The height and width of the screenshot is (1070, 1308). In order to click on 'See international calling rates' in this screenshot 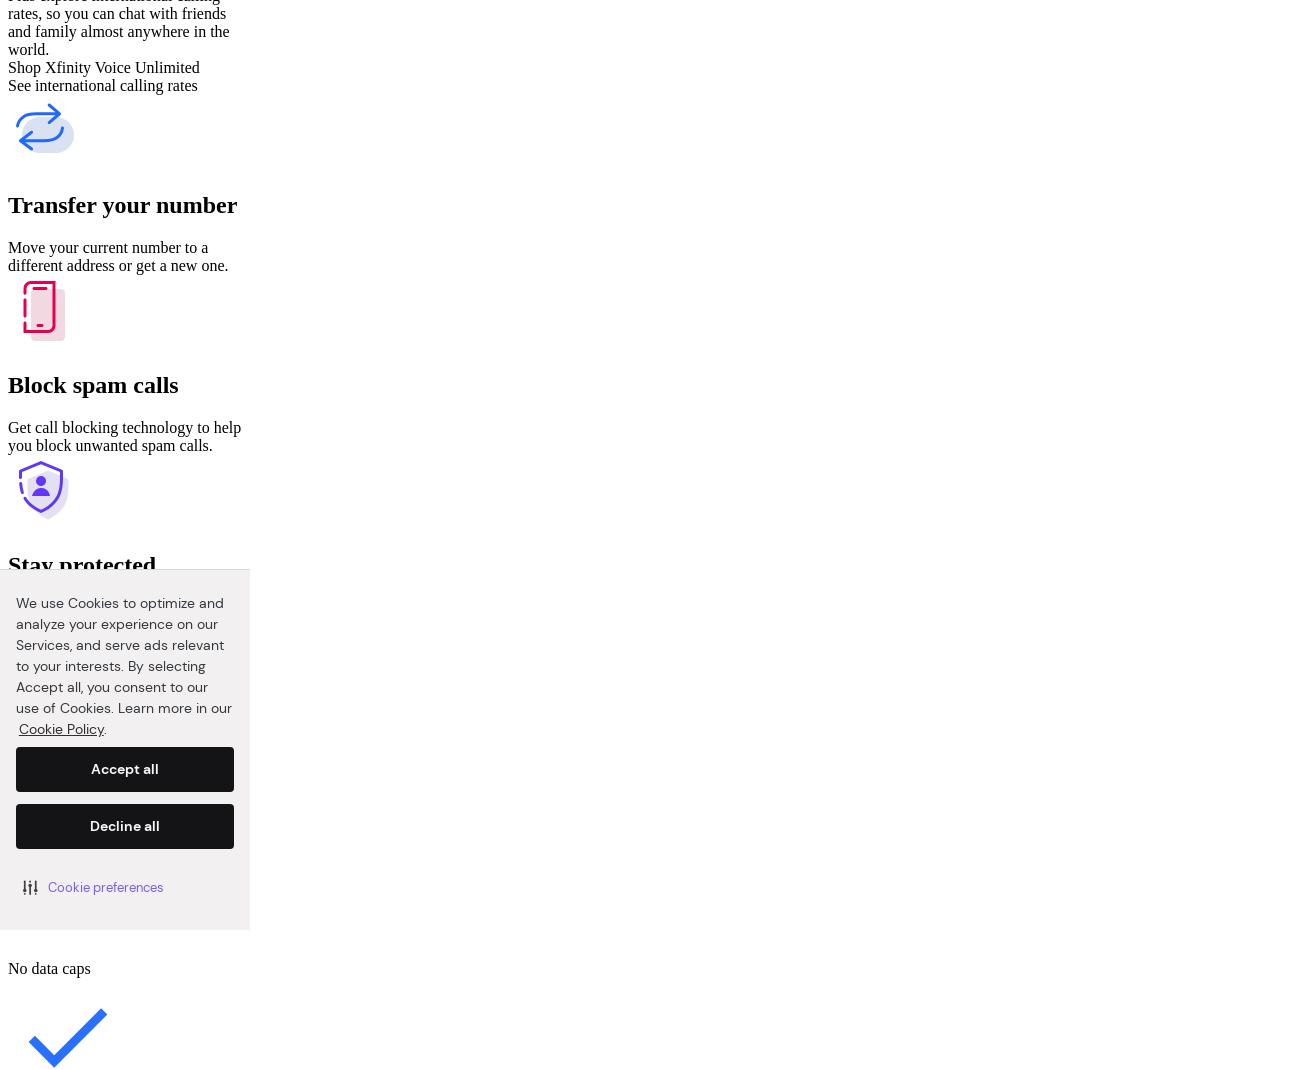, I will do `click(101, 84)`.